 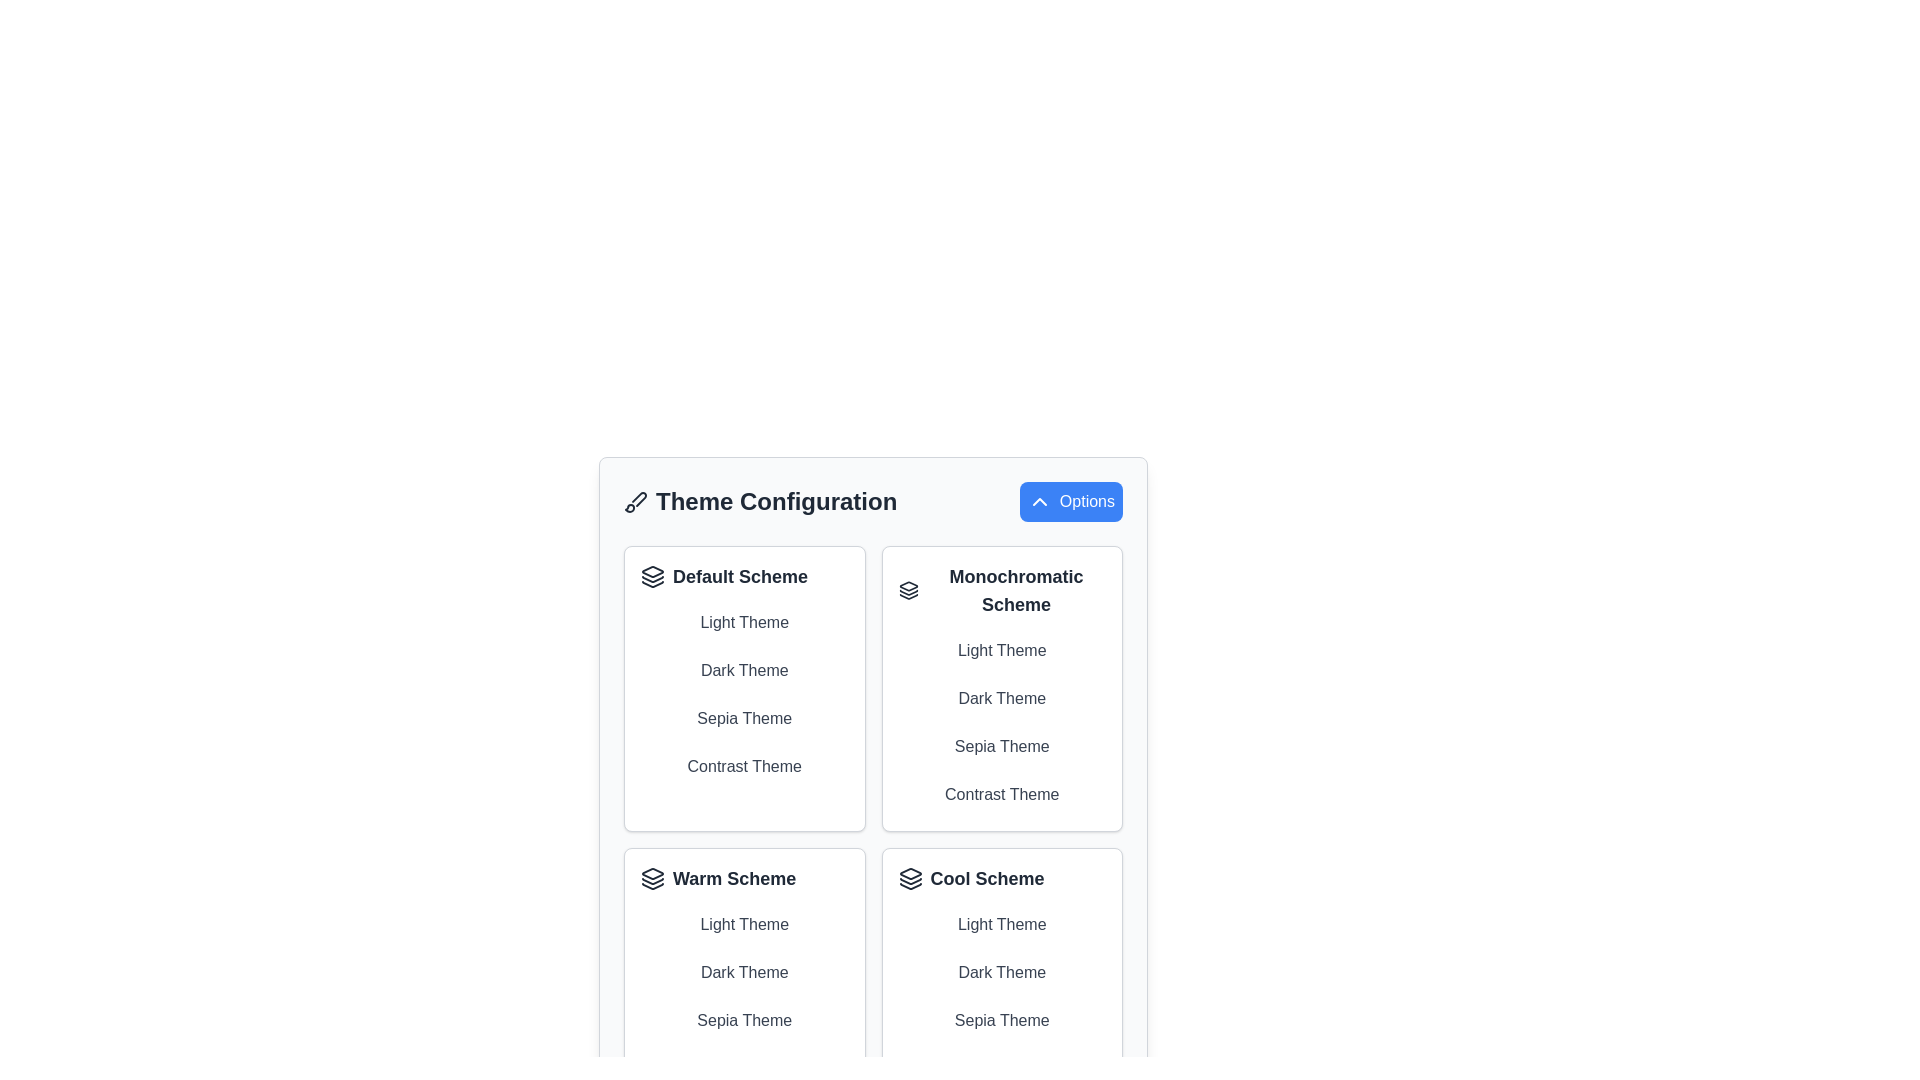 I want to click on the topmost icon in the 'Cool Scheme' box located at the bottom-right corner of the theme configuration panel, so click(x=909, y=873).